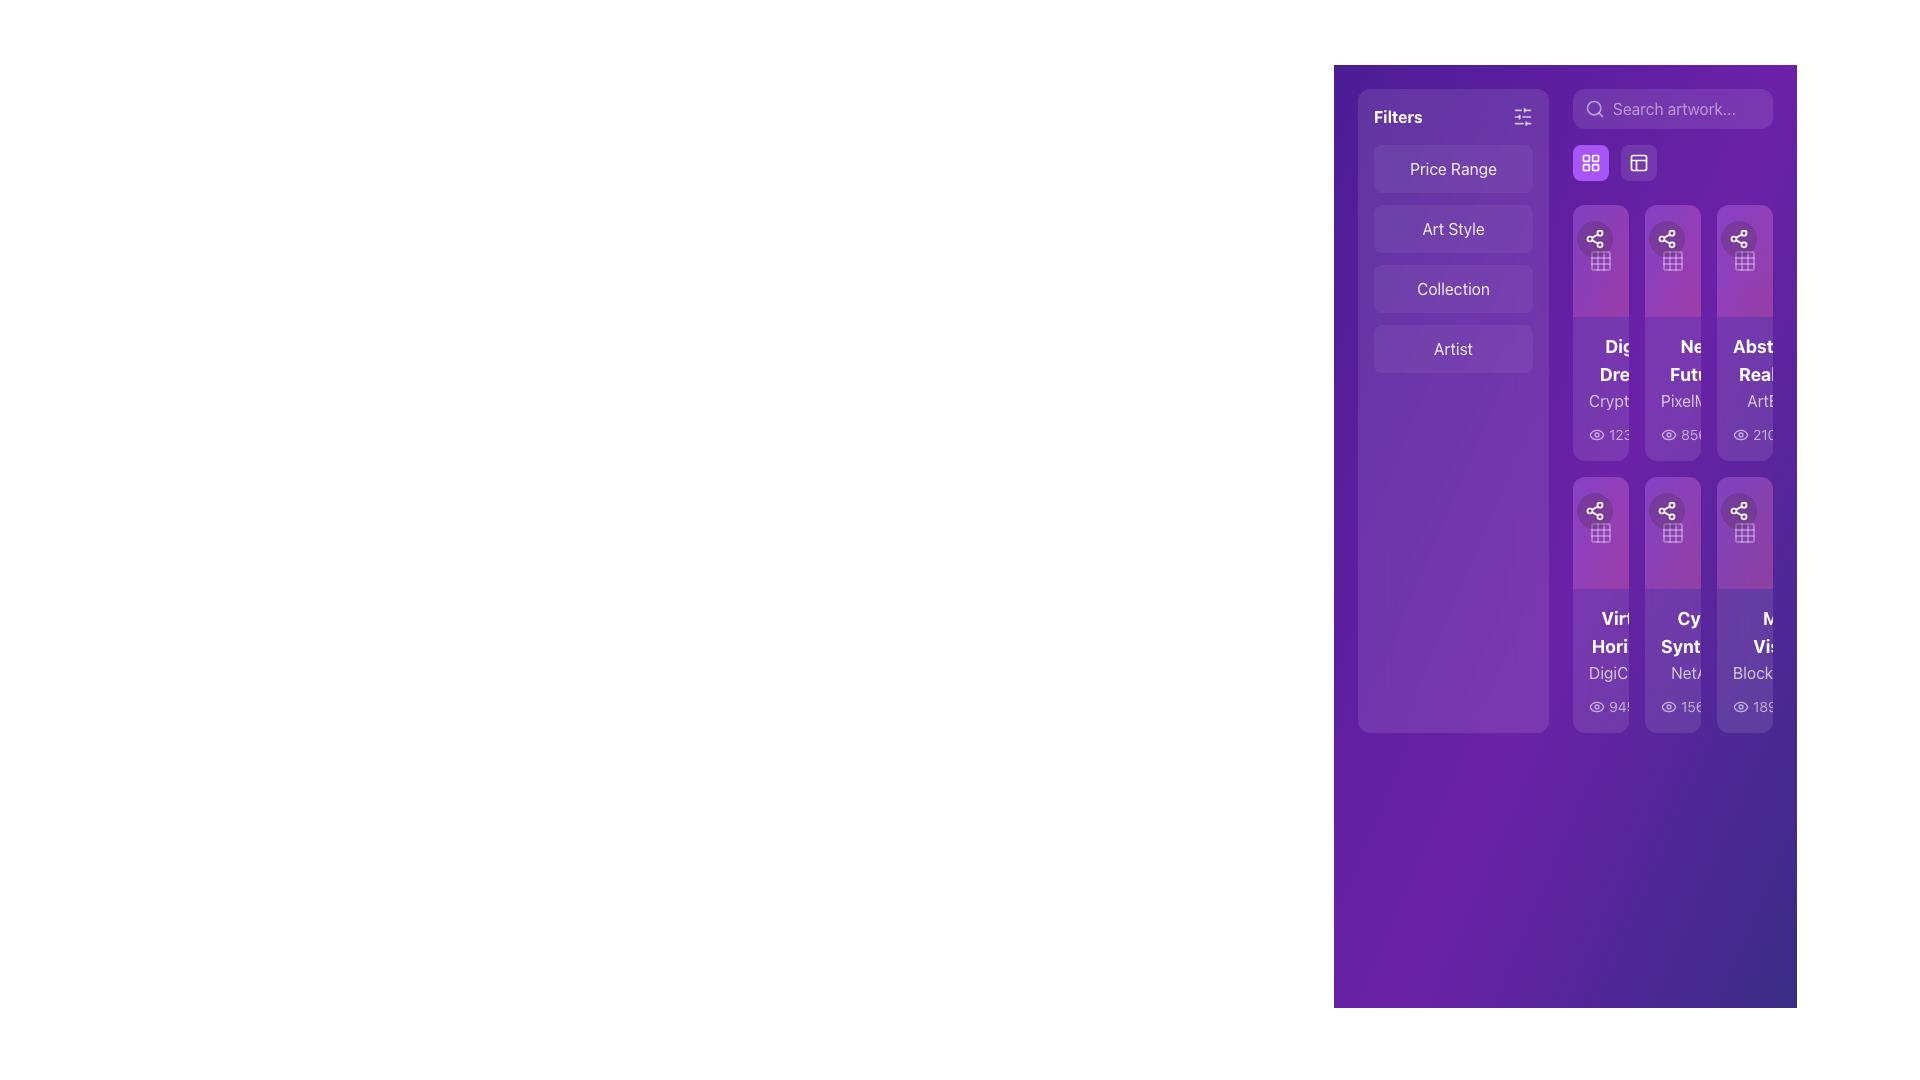 This screenshot has width=1920, height=1080. I want to click on the heart-shaped icon located in the right panel, specifically the third icon in the vertical column of the second card in the third row, so click(1622, 509).